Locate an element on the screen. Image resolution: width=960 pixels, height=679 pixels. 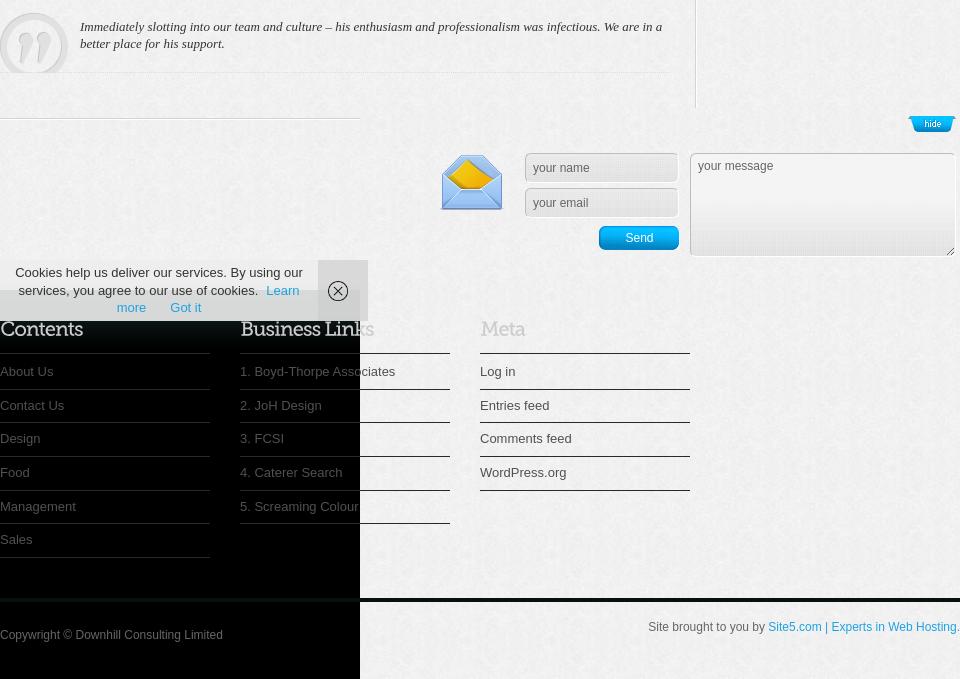
'Site brought to you by' is located at coordinates (708, 624).